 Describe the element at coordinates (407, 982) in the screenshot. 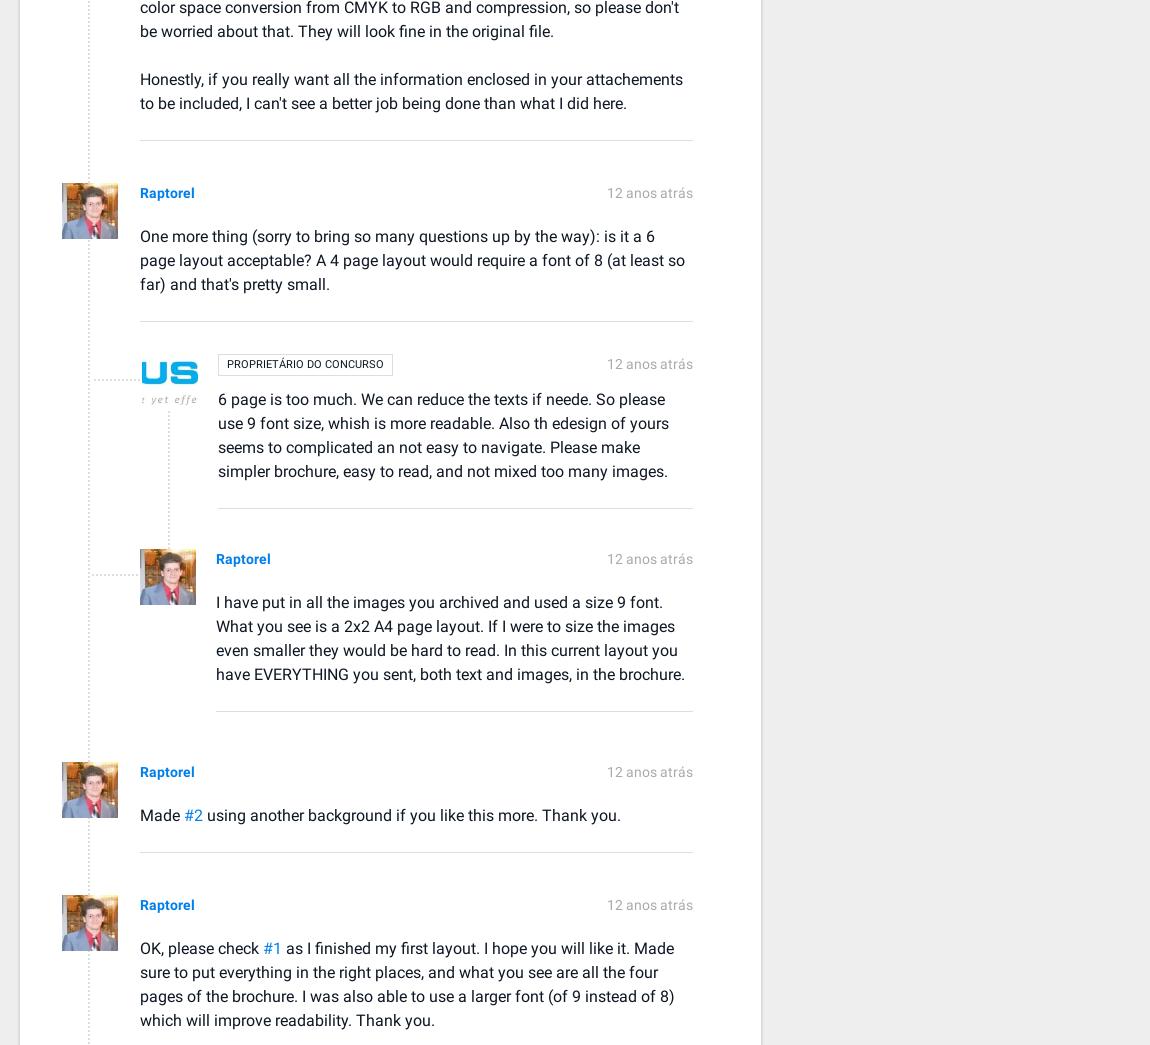

I see `'as I finished my first layout. I hope you will like it. Made sure to put everything in the right places, and what you see are all the four pages of the brochure. I was also able to use a larger font (of 9 instead of 8) which will improve readability. Thank you.'` at that location.